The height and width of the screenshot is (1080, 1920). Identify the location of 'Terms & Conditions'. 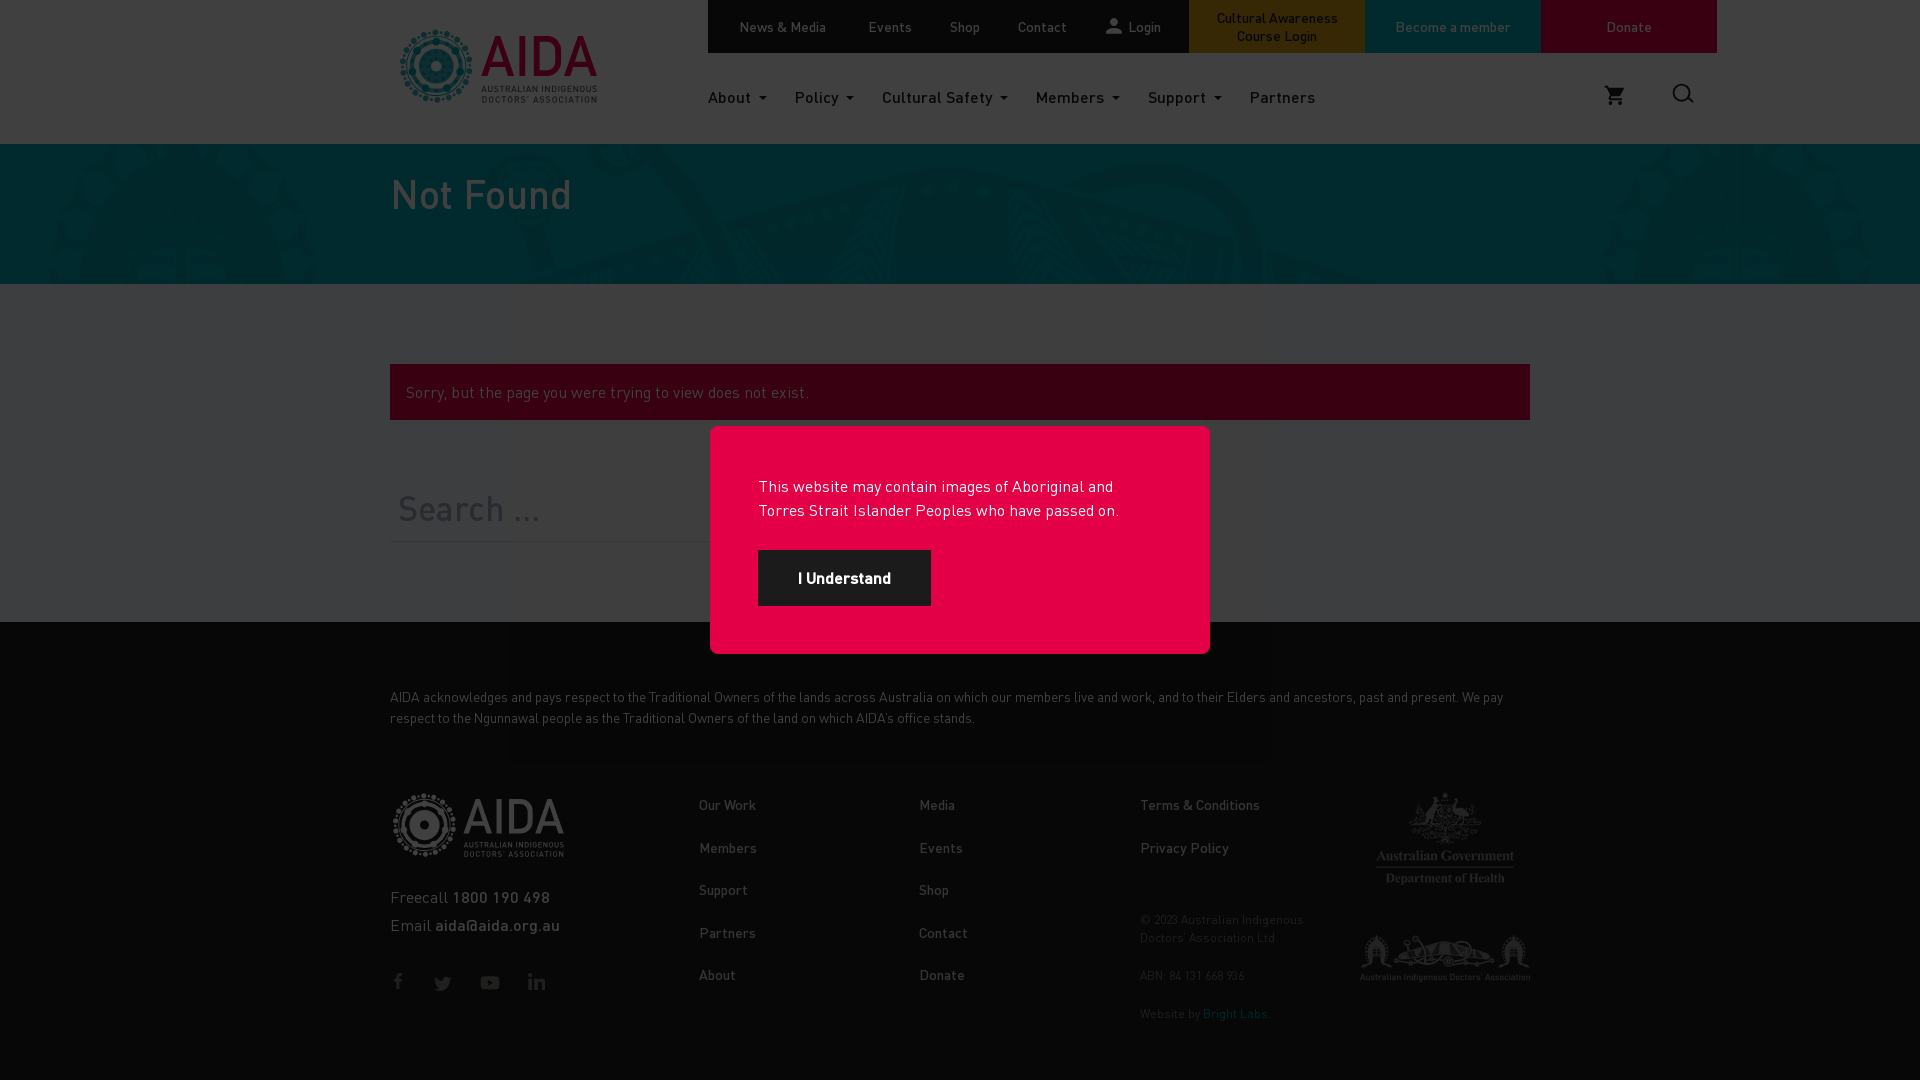
(1140, 802).